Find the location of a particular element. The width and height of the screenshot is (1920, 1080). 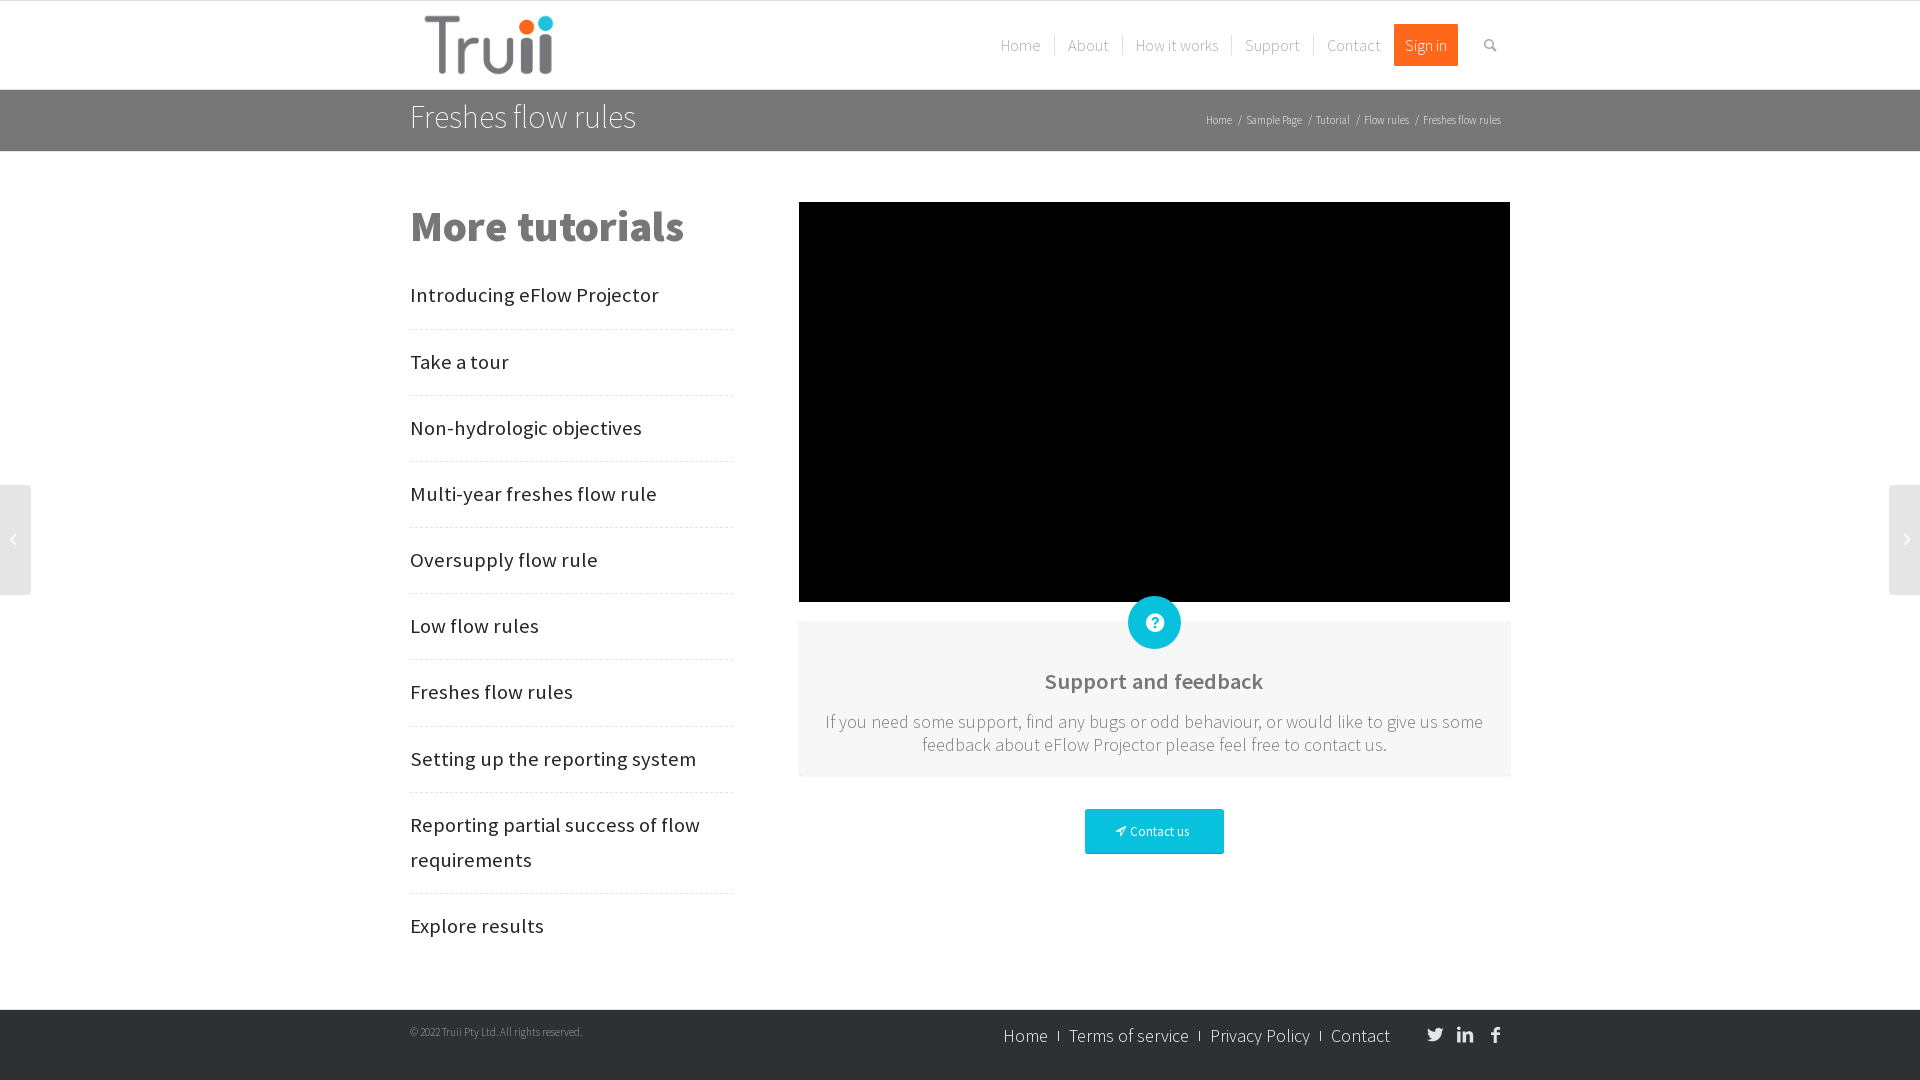

'LinkedIn' is located at coordinates (1464, 1034).